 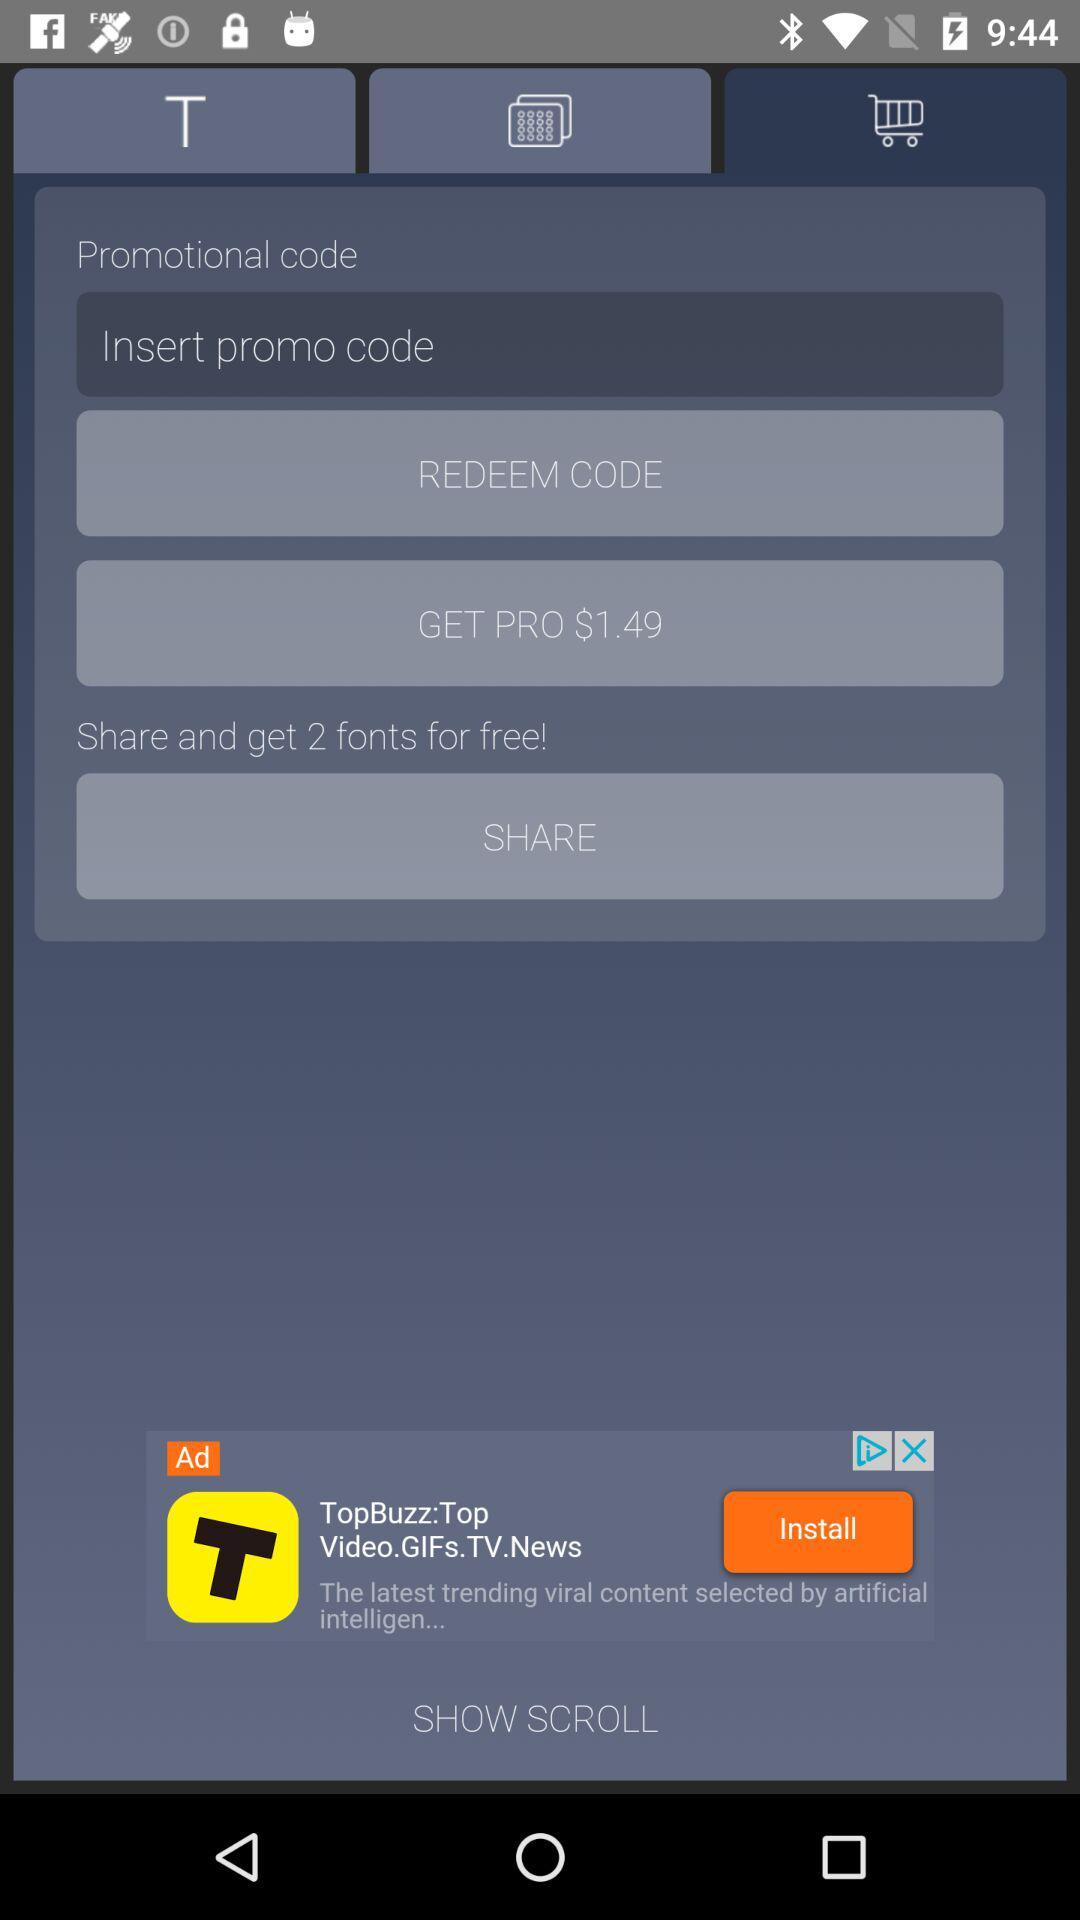 I want to click on cart option, so click(x=894, y=119).